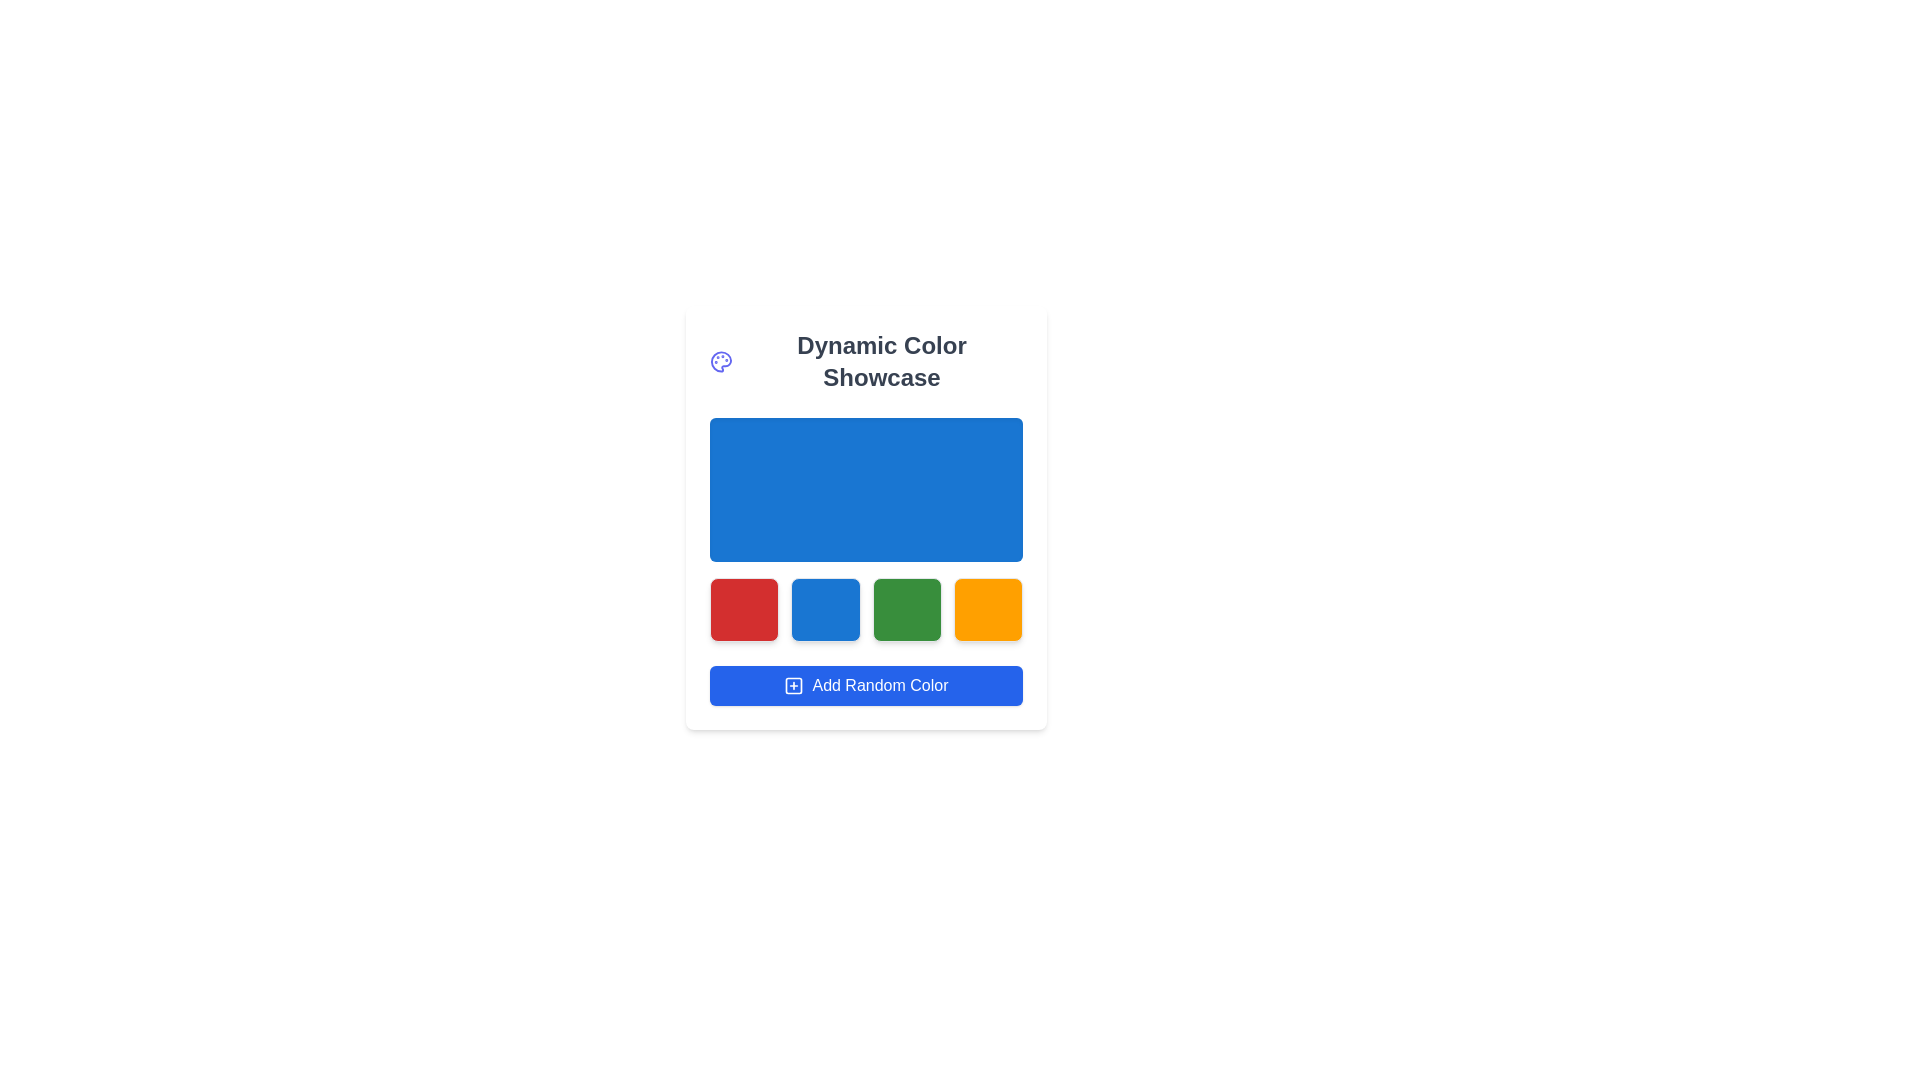 The image size is (1920, 1080). I want to click on the Text Header element, which serves as a title for the interface section and is positioned above a blue rectangular block, so click(866, 362).